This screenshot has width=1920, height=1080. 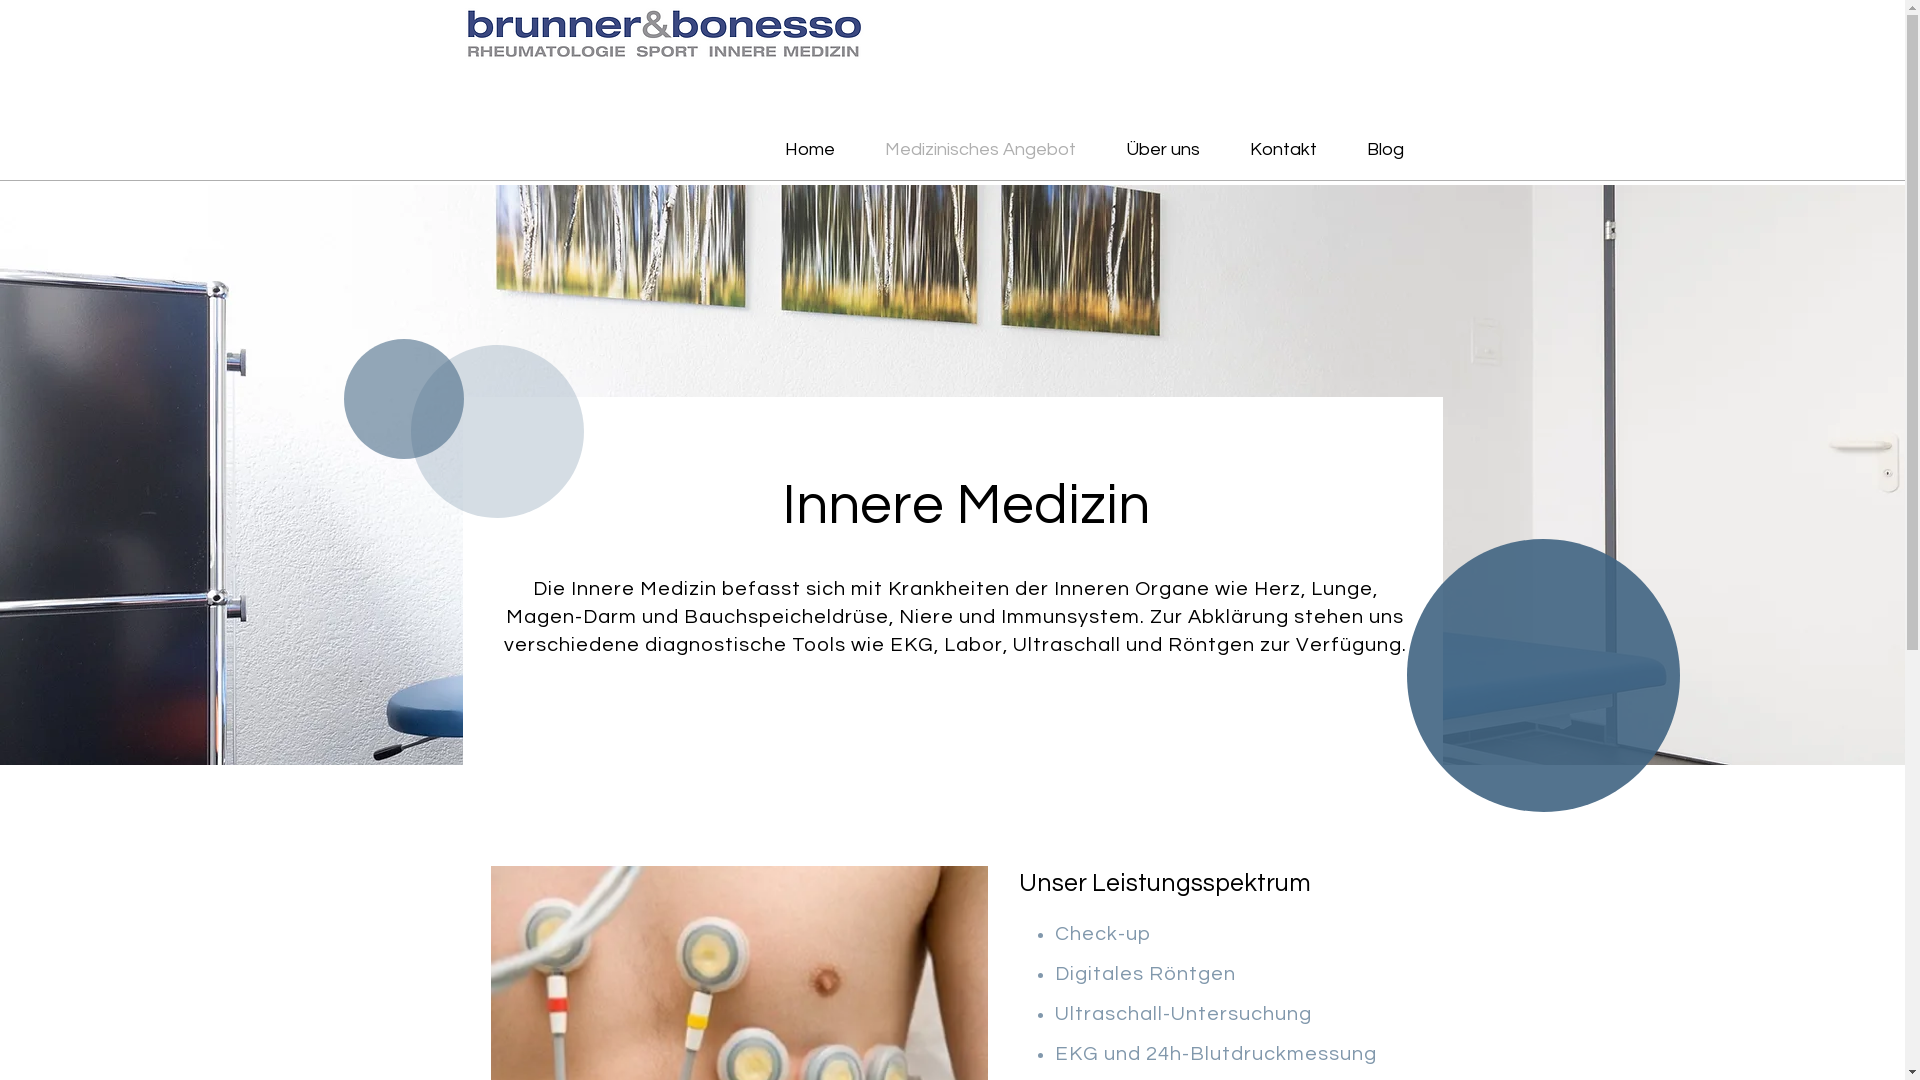 What do you see at coordinates (1384, 148) in the screenshot?
I see `'Blog'` at bounding box center [1384, 148].